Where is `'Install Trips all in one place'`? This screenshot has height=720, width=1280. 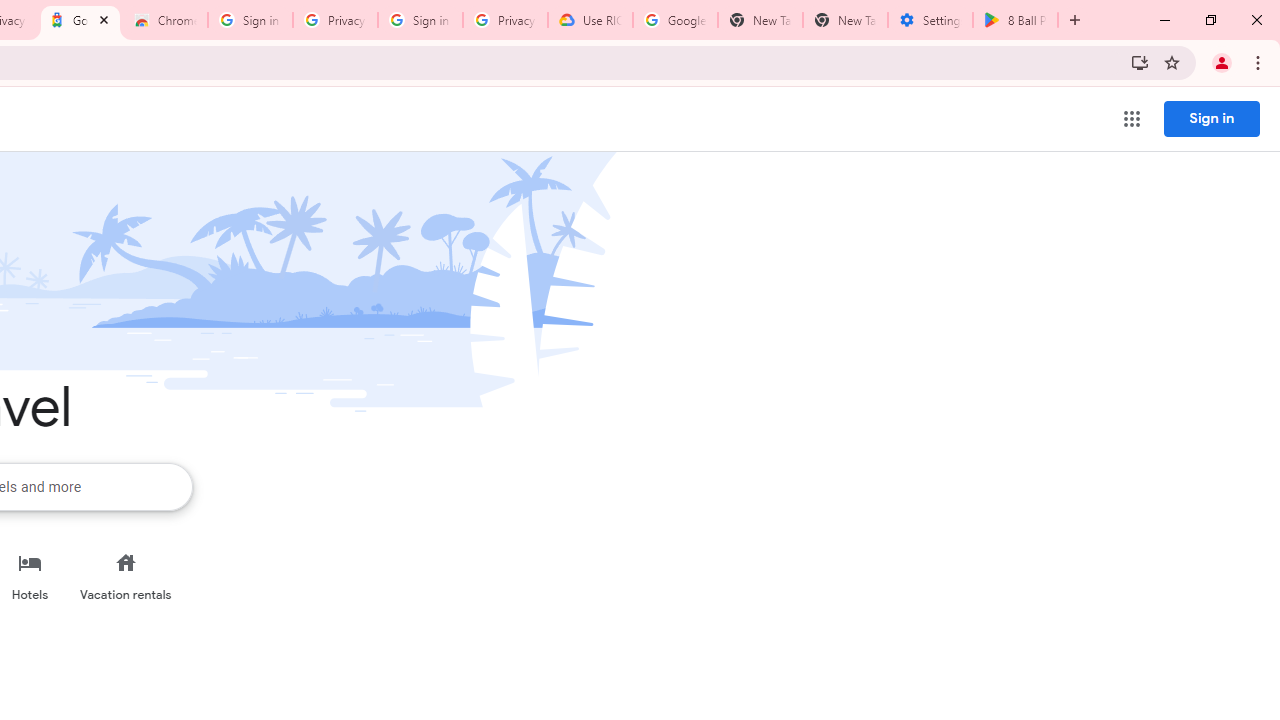
'Install Trips all in one place' is located at coordinates (1139, 61).